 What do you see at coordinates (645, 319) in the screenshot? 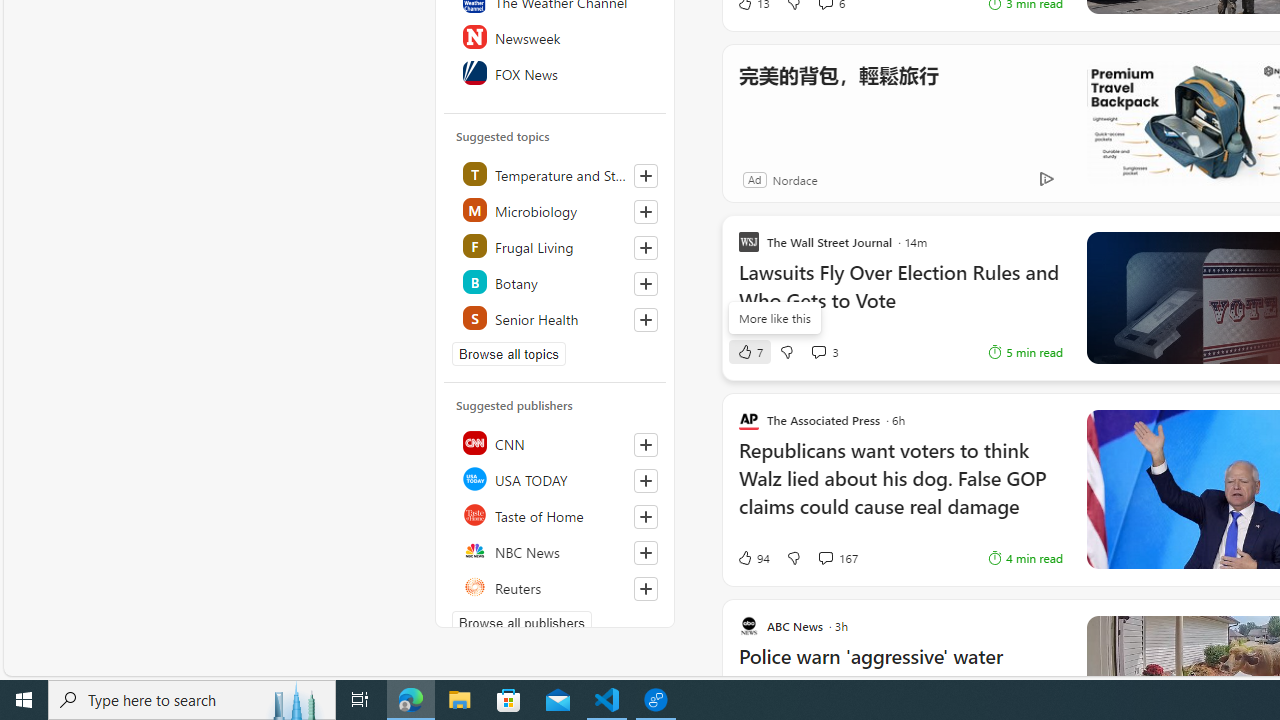
I see `'Follow this topic'` at bounding box center [645, 319].